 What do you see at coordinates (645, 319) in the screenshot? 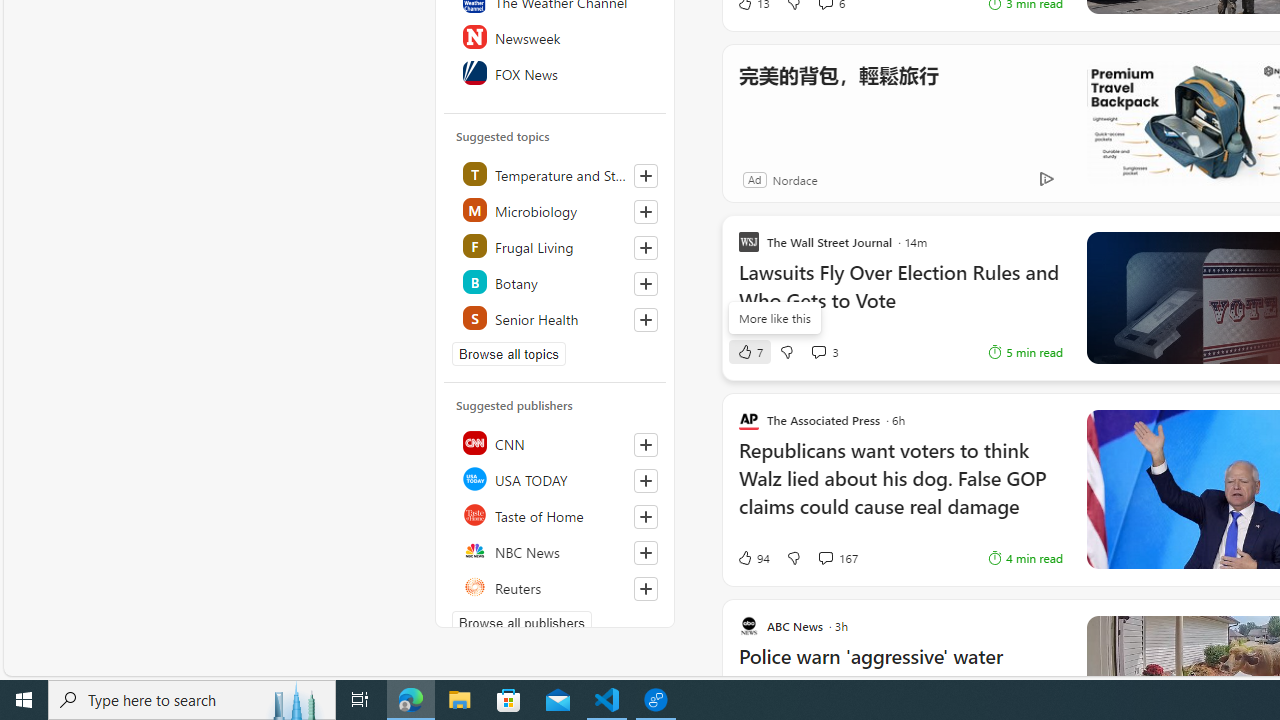
I see `'Follow this topic'` at bounding box center [645, 319].